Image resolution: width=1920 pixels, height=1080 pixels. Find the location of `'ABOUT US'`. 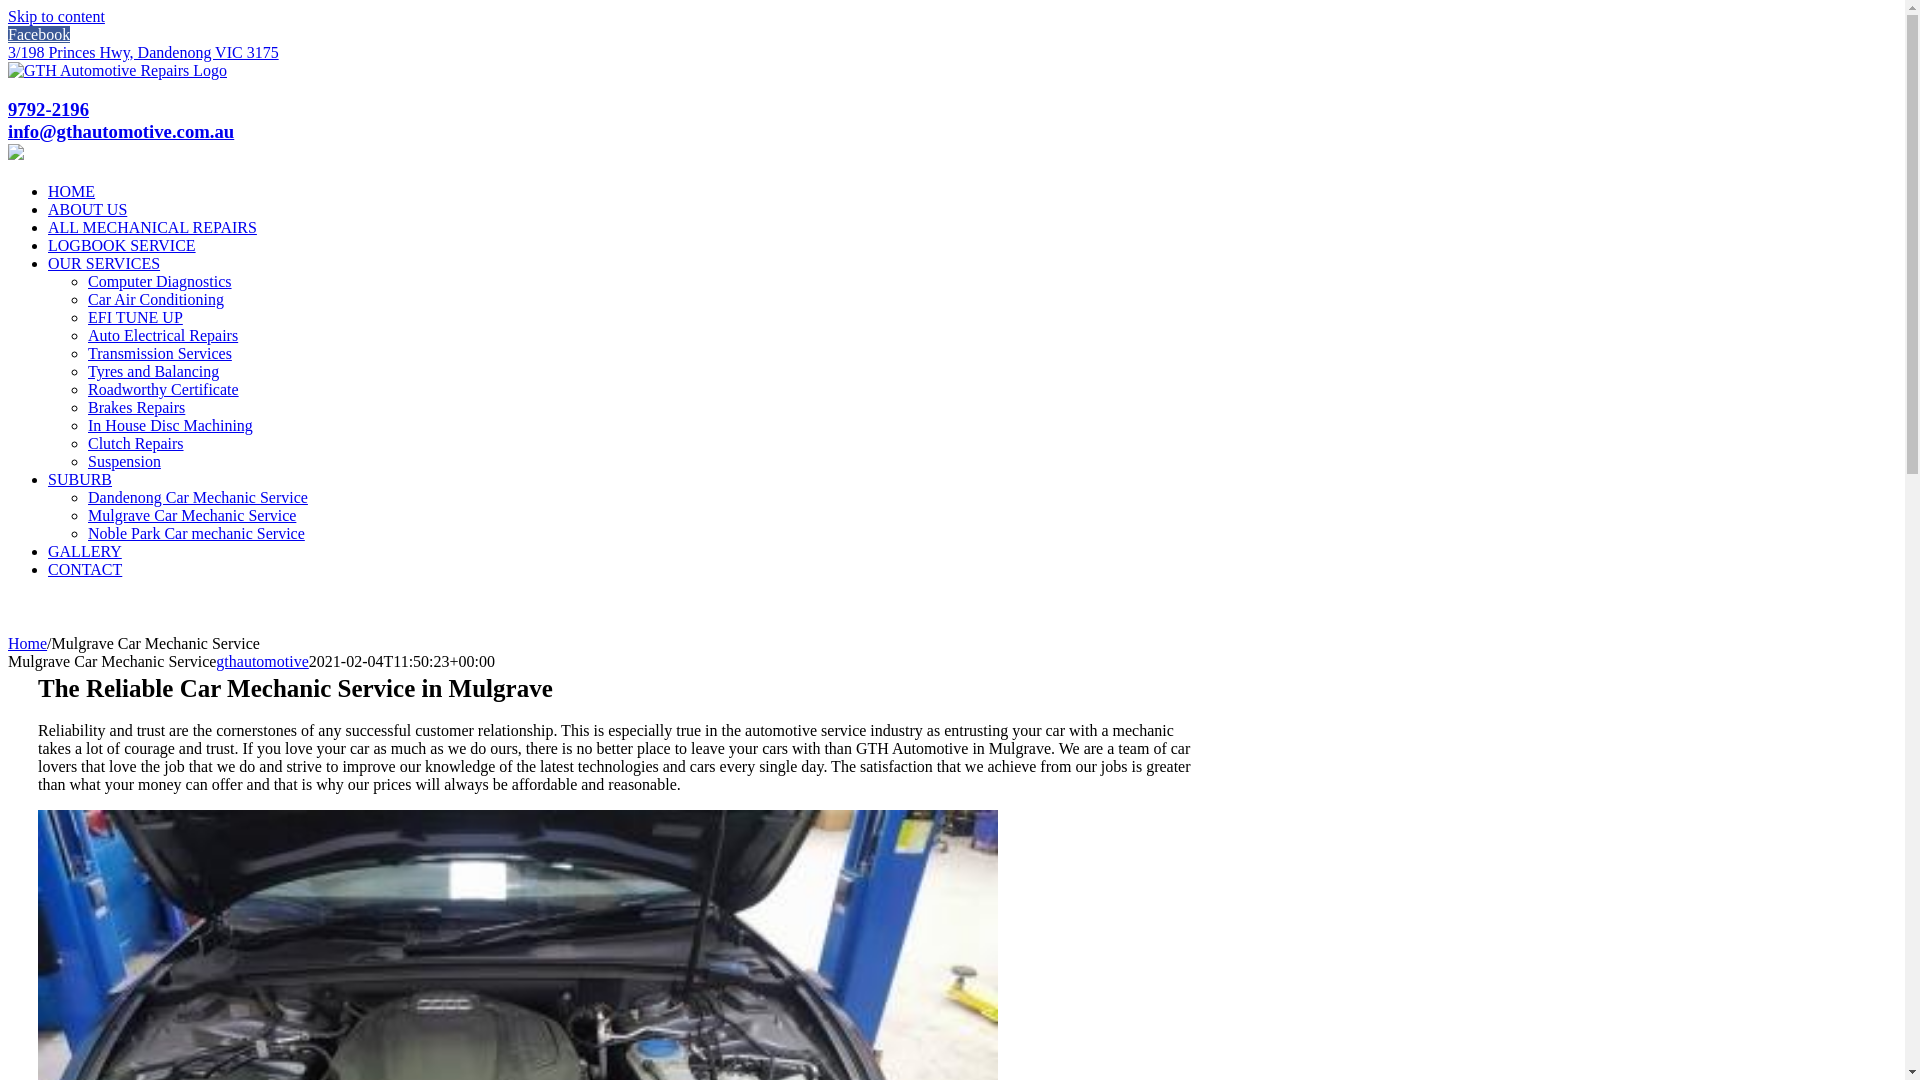

'ABOUT US' is located at coordinates (48, 209).